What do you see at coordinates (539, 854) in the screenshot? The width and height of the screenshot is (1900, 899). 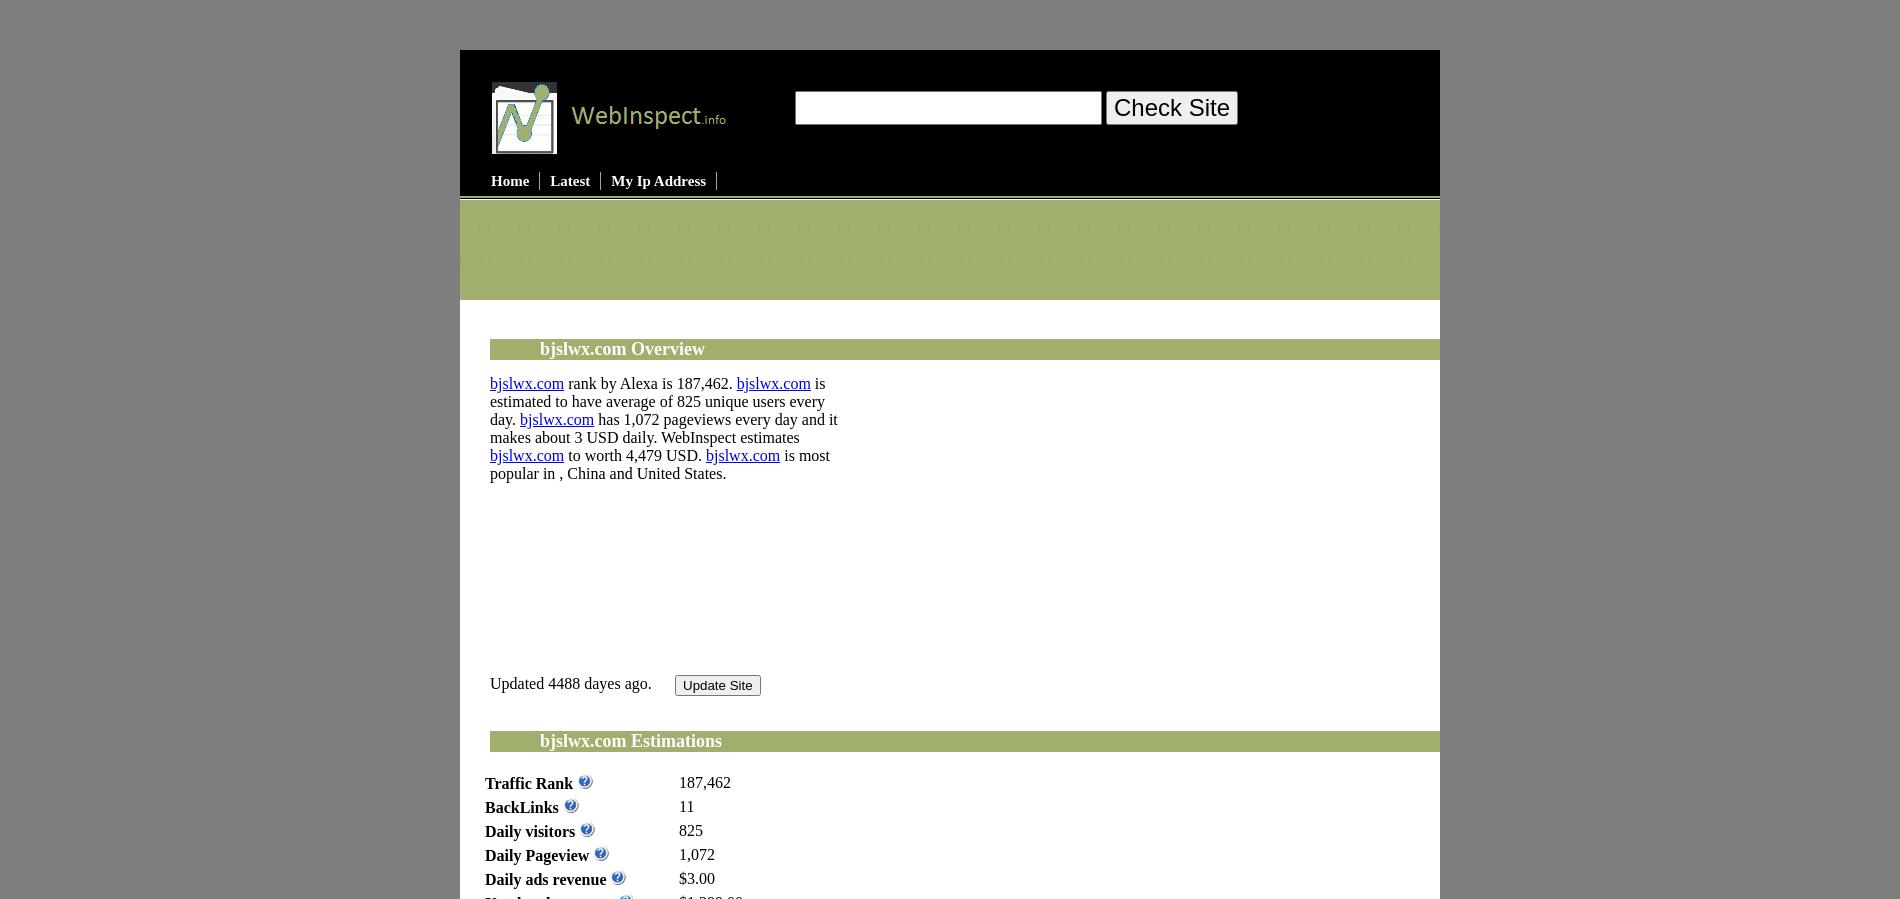 I see `'Daily Pageview'` at bounding box center [539, 854].